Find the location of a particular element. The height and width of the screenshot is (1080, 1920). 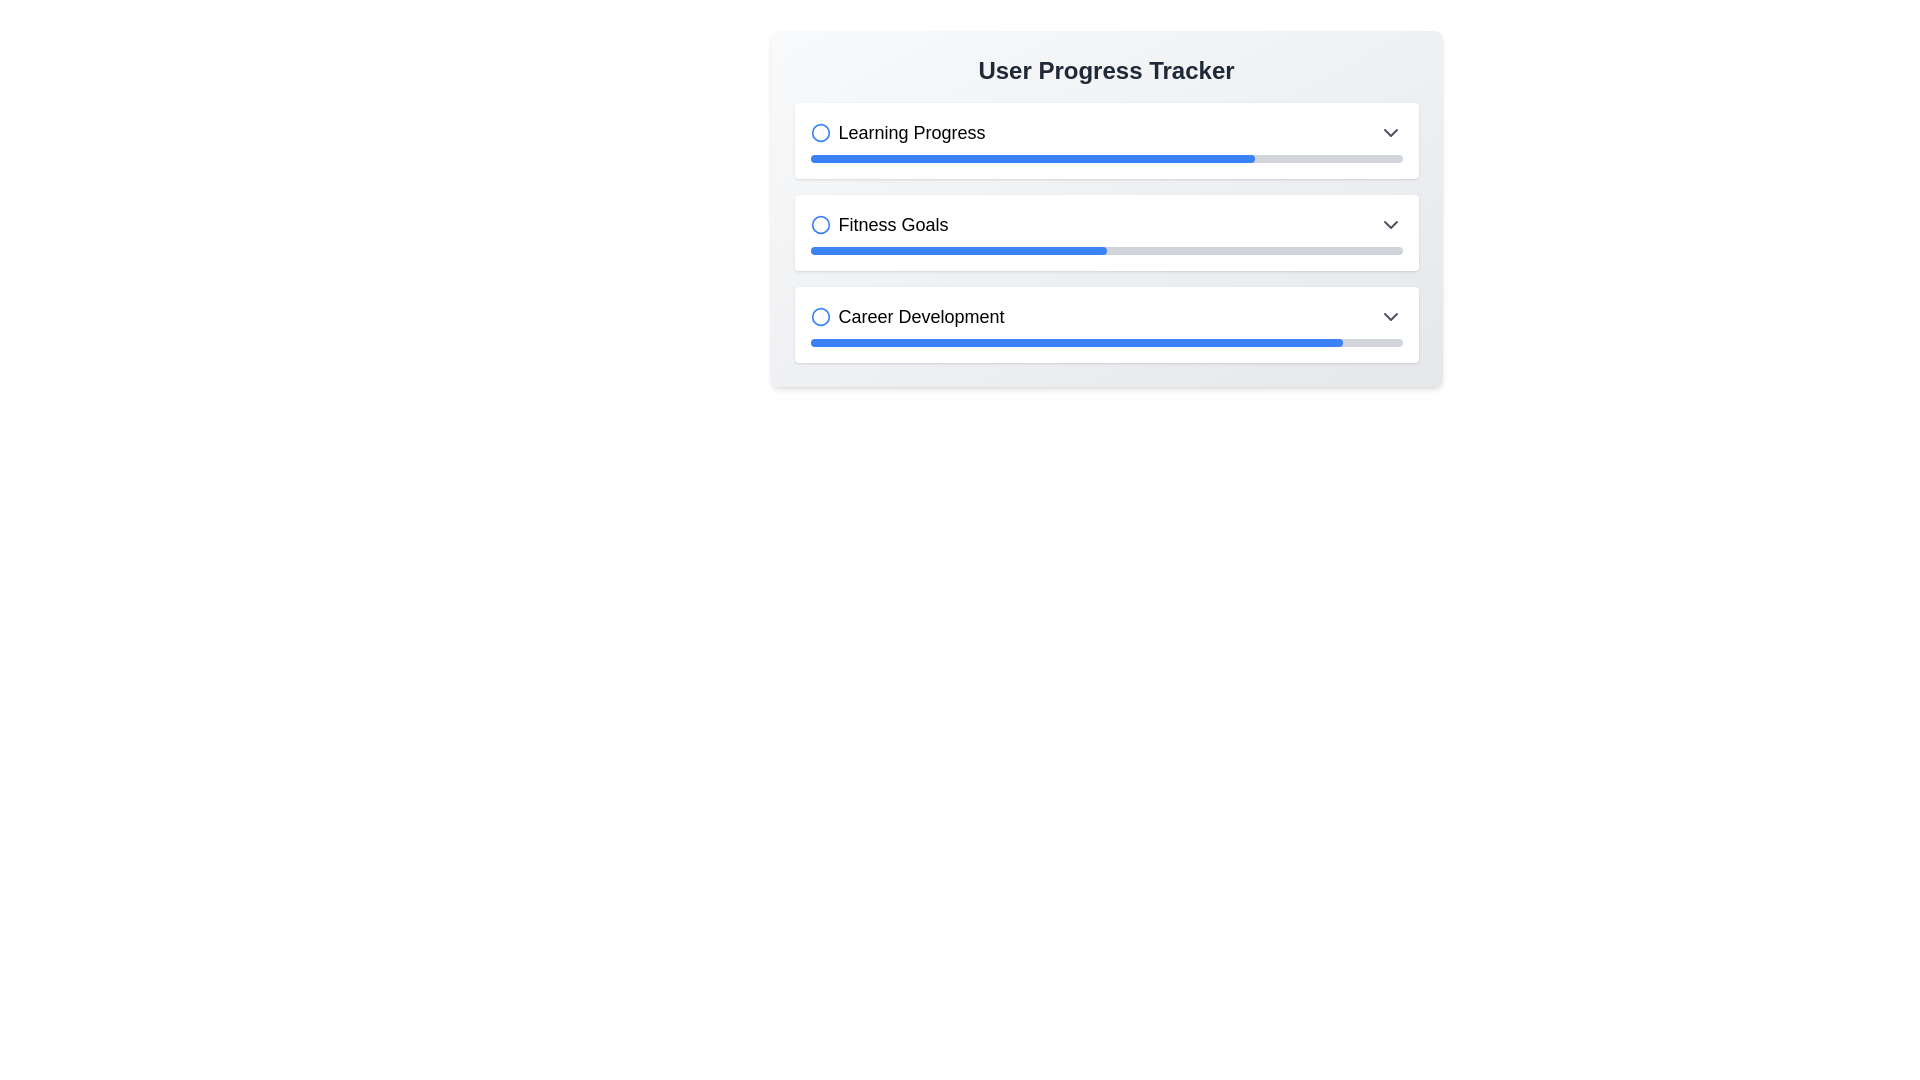

the dropdown toggle button located at the far right of the 'Fitness Goals' section is located at coordinates (1389, 224).